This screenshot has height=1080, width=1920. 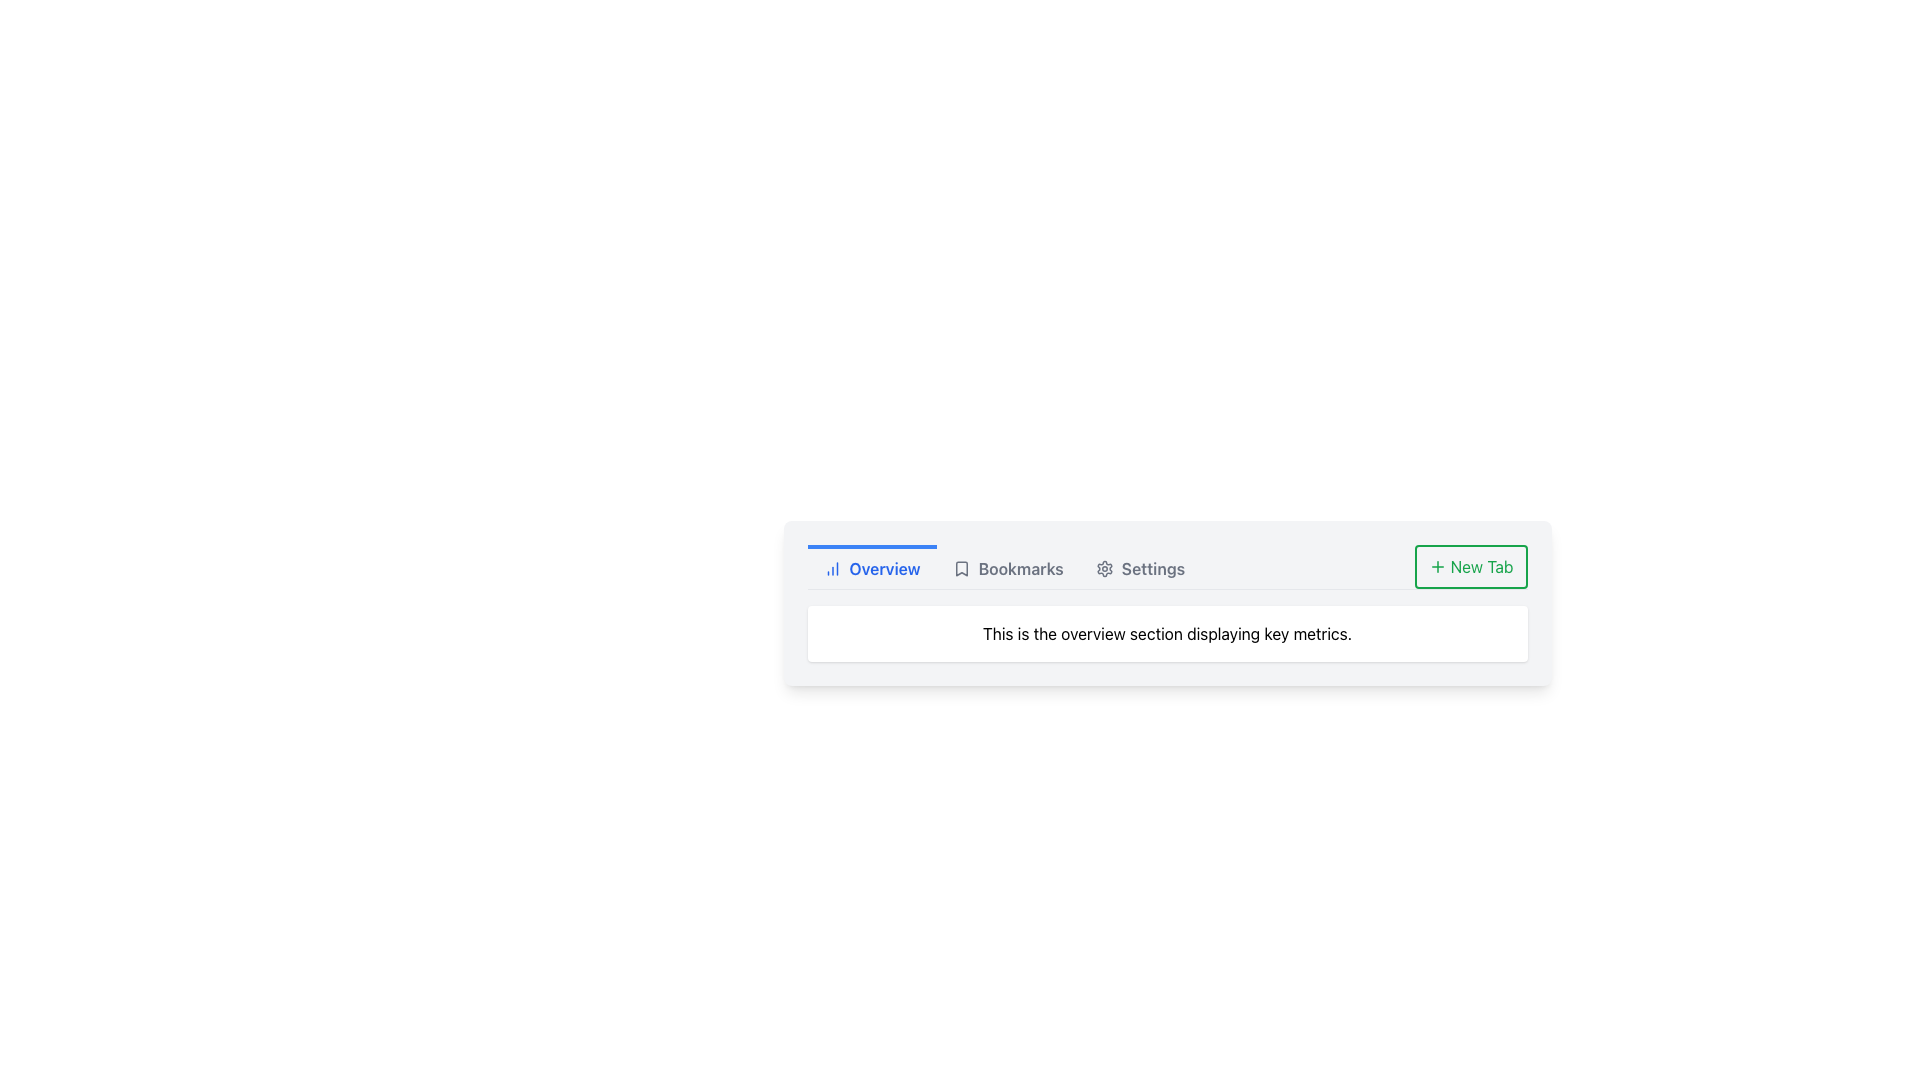 What do you see at coordinates (1103, 569) in the screenshot?
I see `the settings icon, which is a gear shape located to the left of the text 'Settings' in the main navigation bar` at bounding box center [1103, 569].